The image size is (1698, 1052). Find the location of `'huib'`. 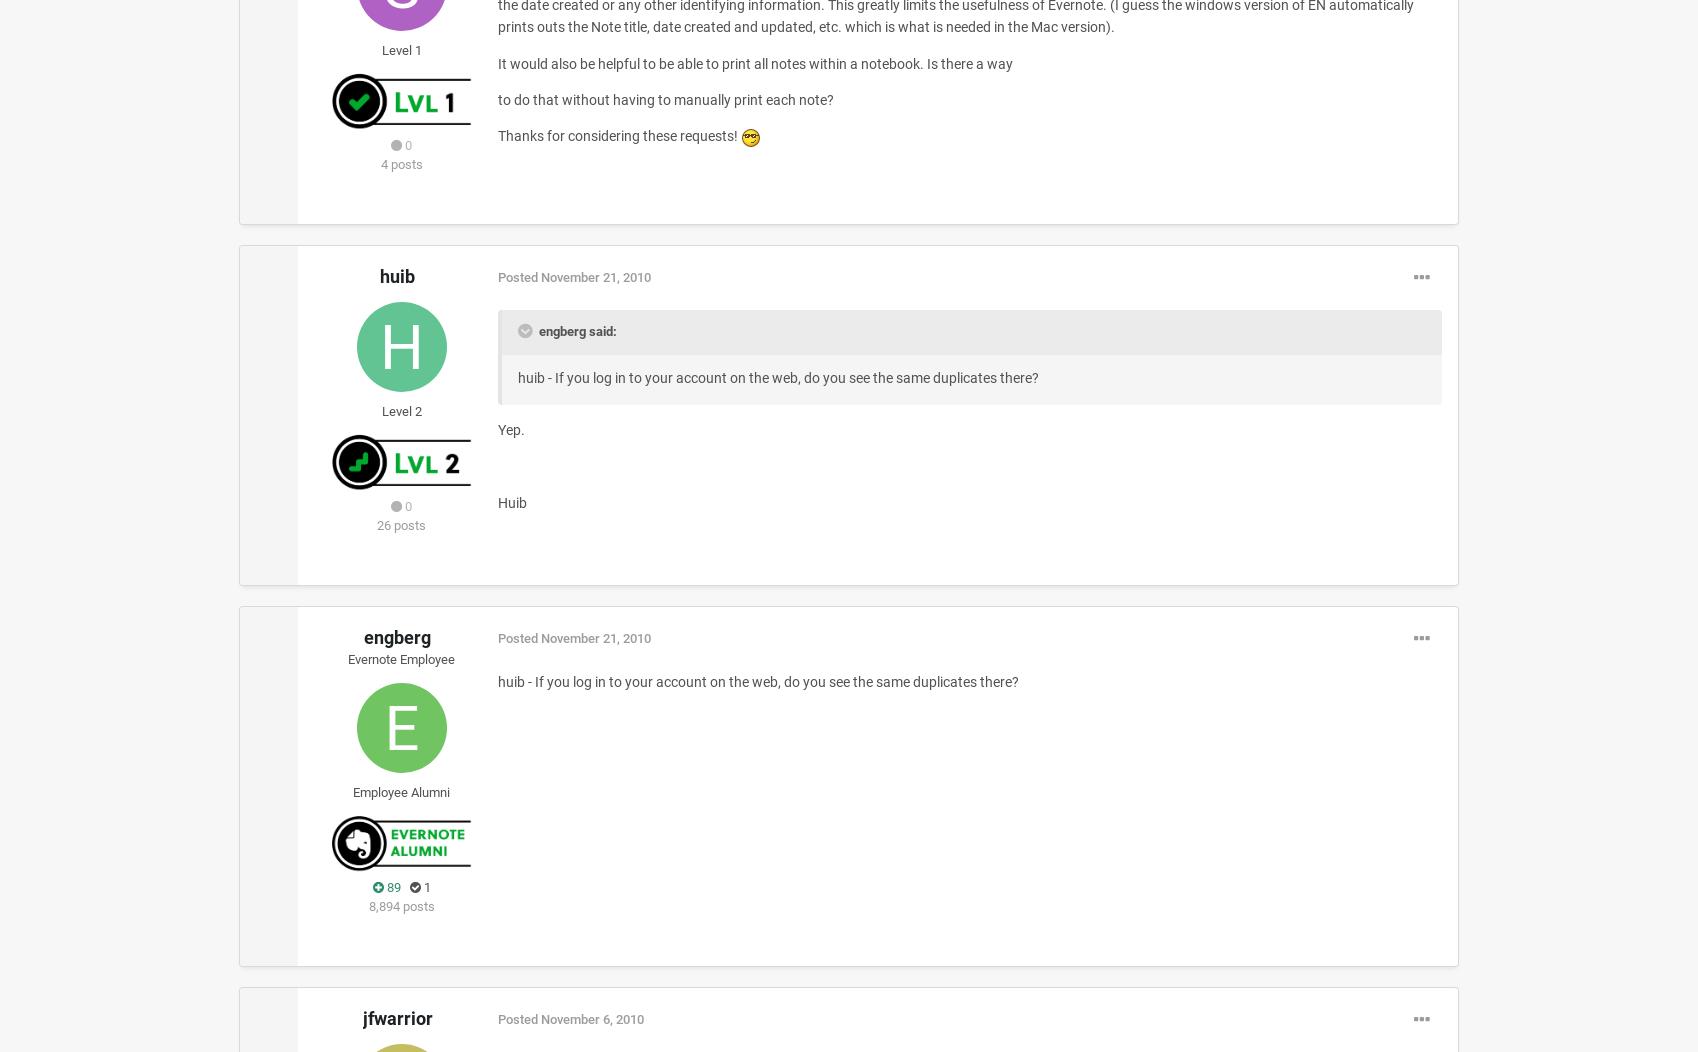

'huib' is located at coordinates (397, 276).